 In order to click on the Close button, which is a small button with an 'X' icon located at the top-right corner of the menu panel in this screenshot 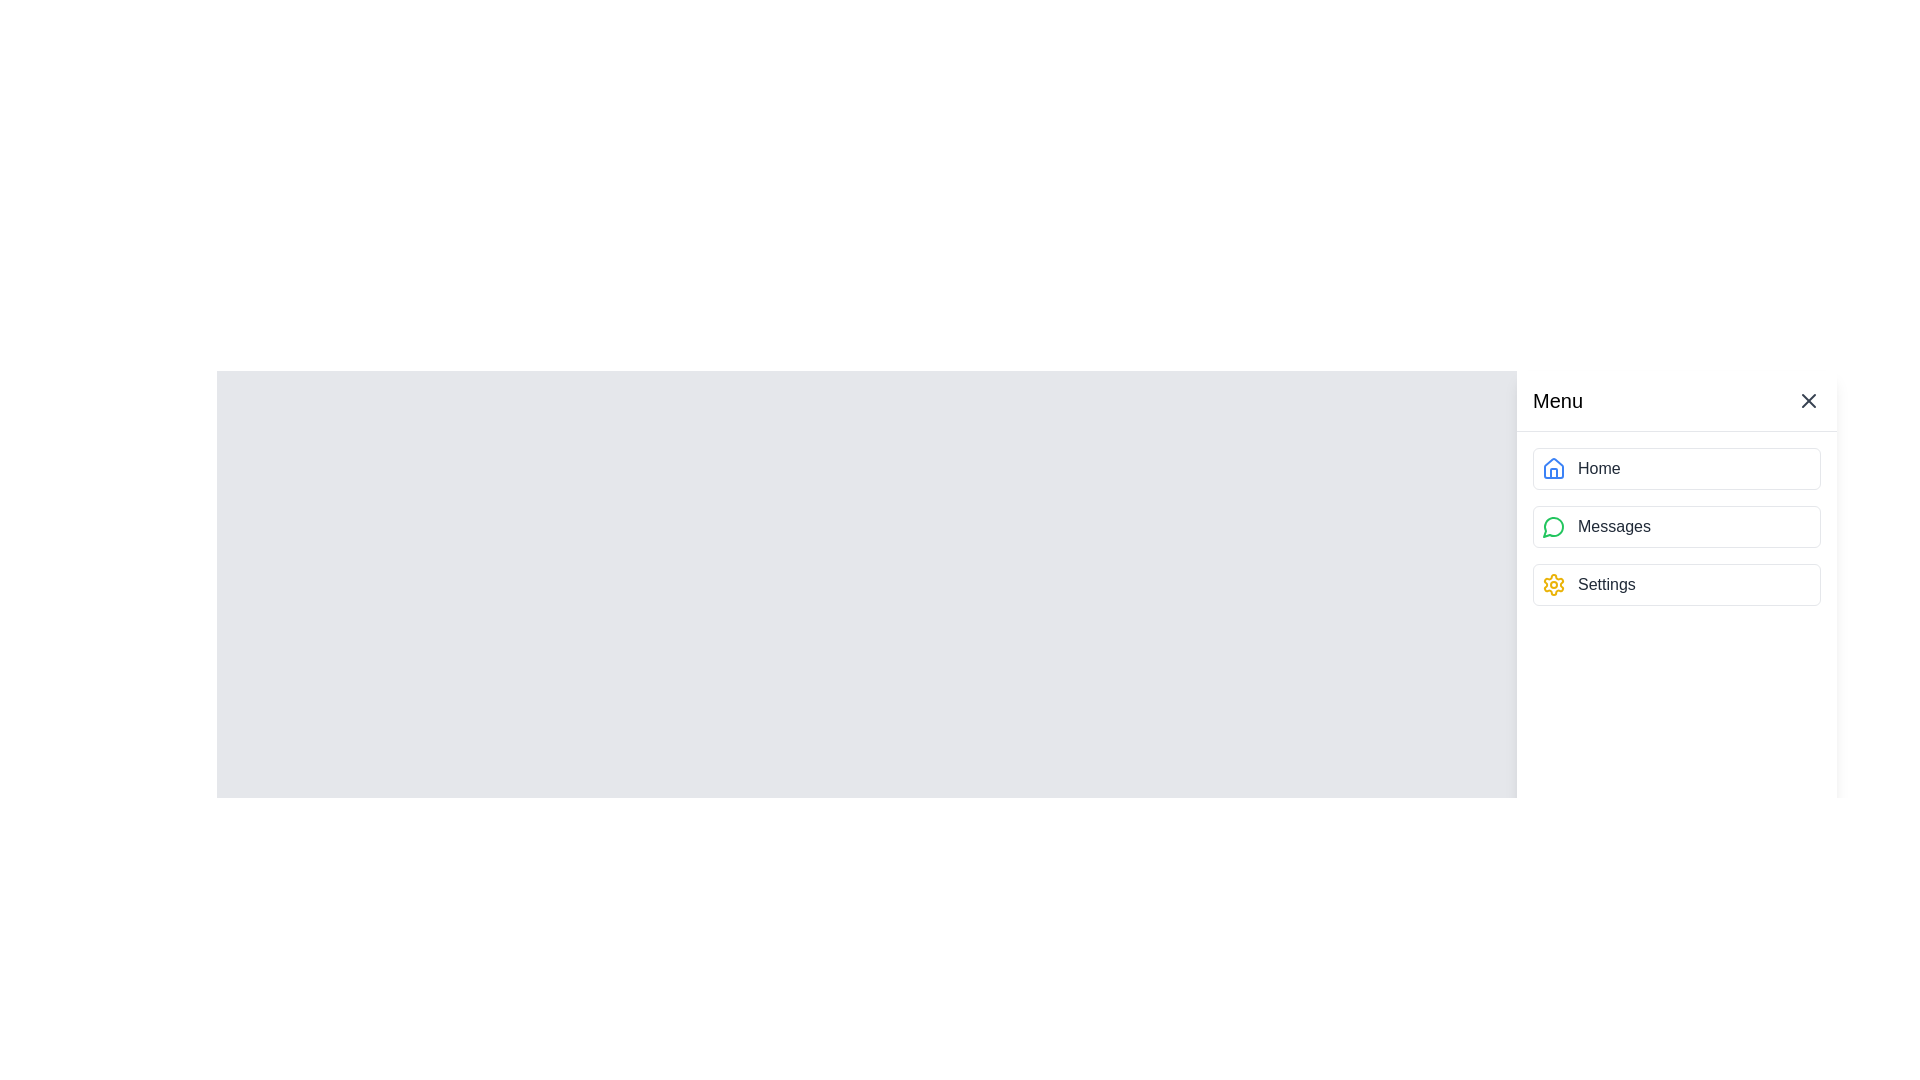, I will do `click(1809, 401)`.